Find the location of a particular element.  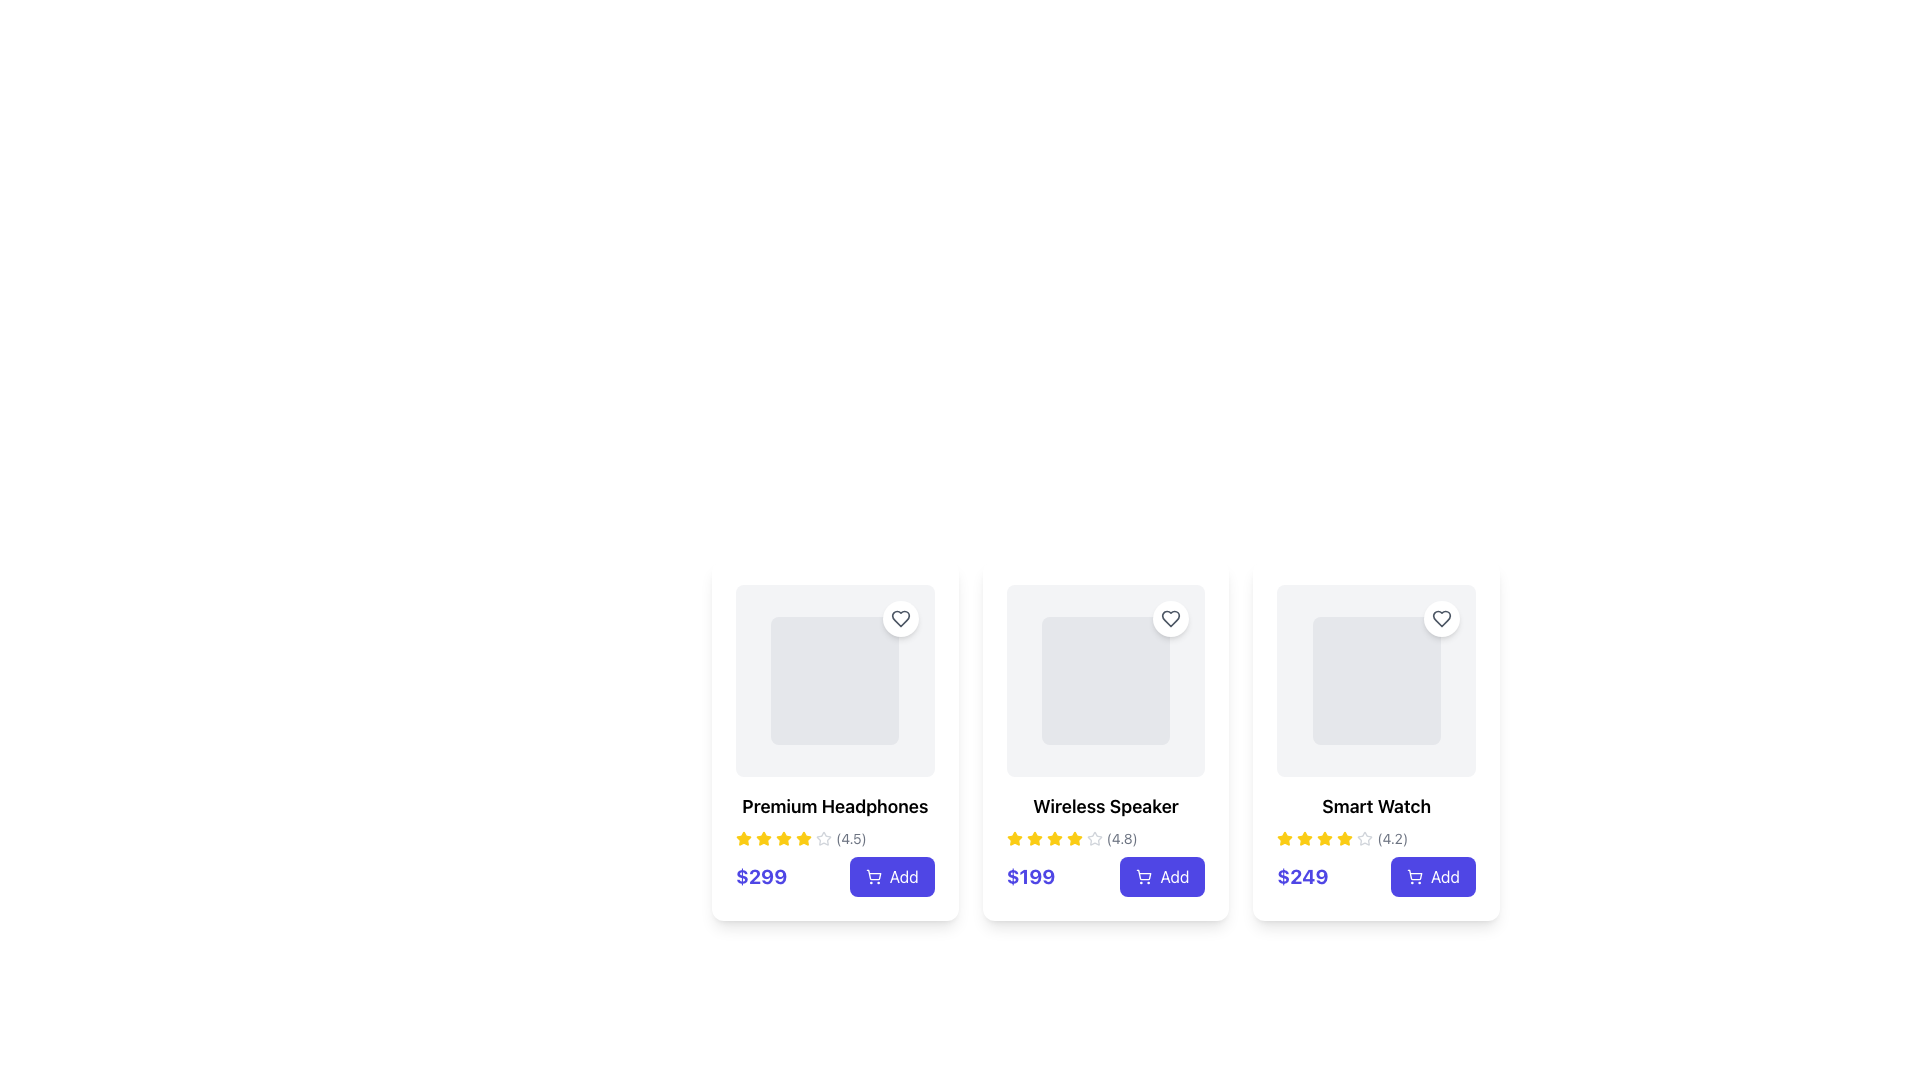

the indigo 'Add' button with a shopping cart icon in the product card for the 'Wireless Speaker' is located at coordinates (1162, 875).